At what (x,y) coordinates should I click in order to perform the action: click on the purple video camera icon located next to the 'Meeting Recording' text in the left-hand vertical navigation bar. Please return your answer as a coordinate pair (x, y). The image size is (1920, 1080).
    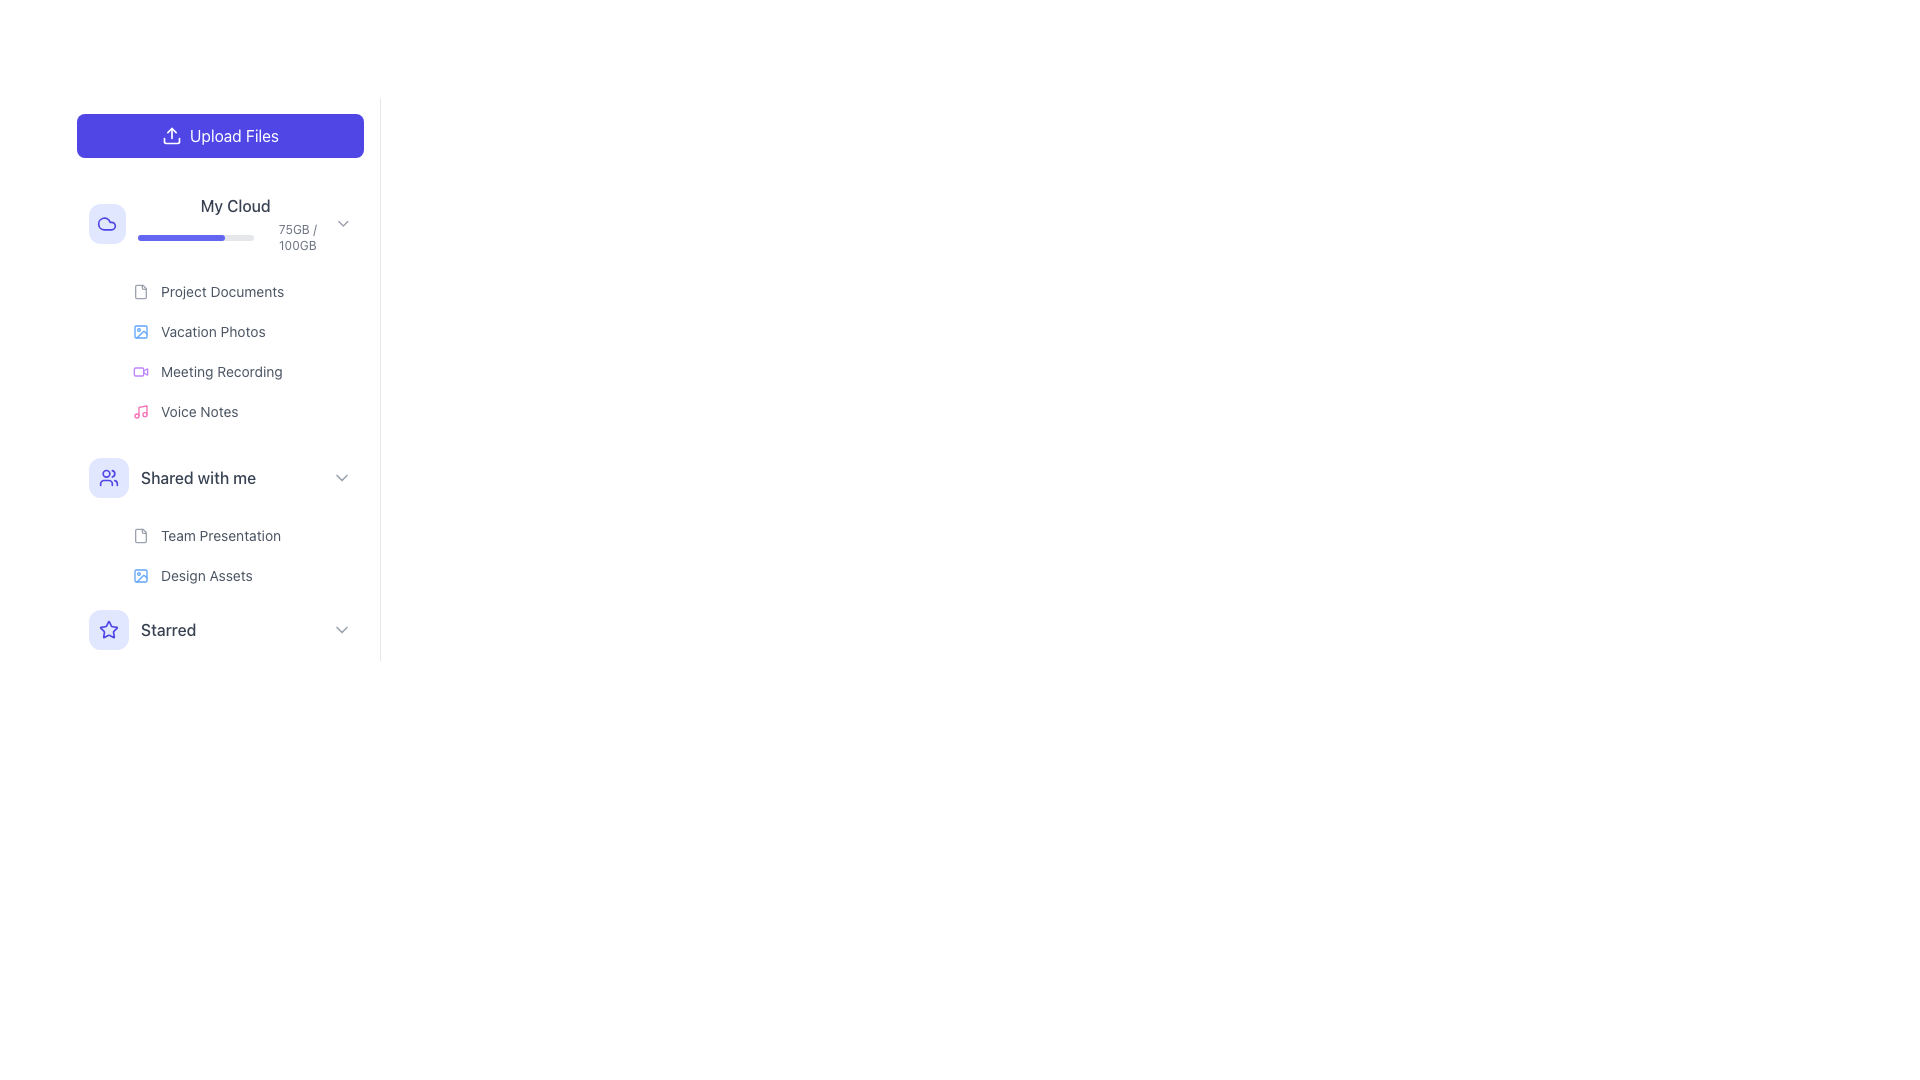
    Looking at the image, I should click on (139, 371).